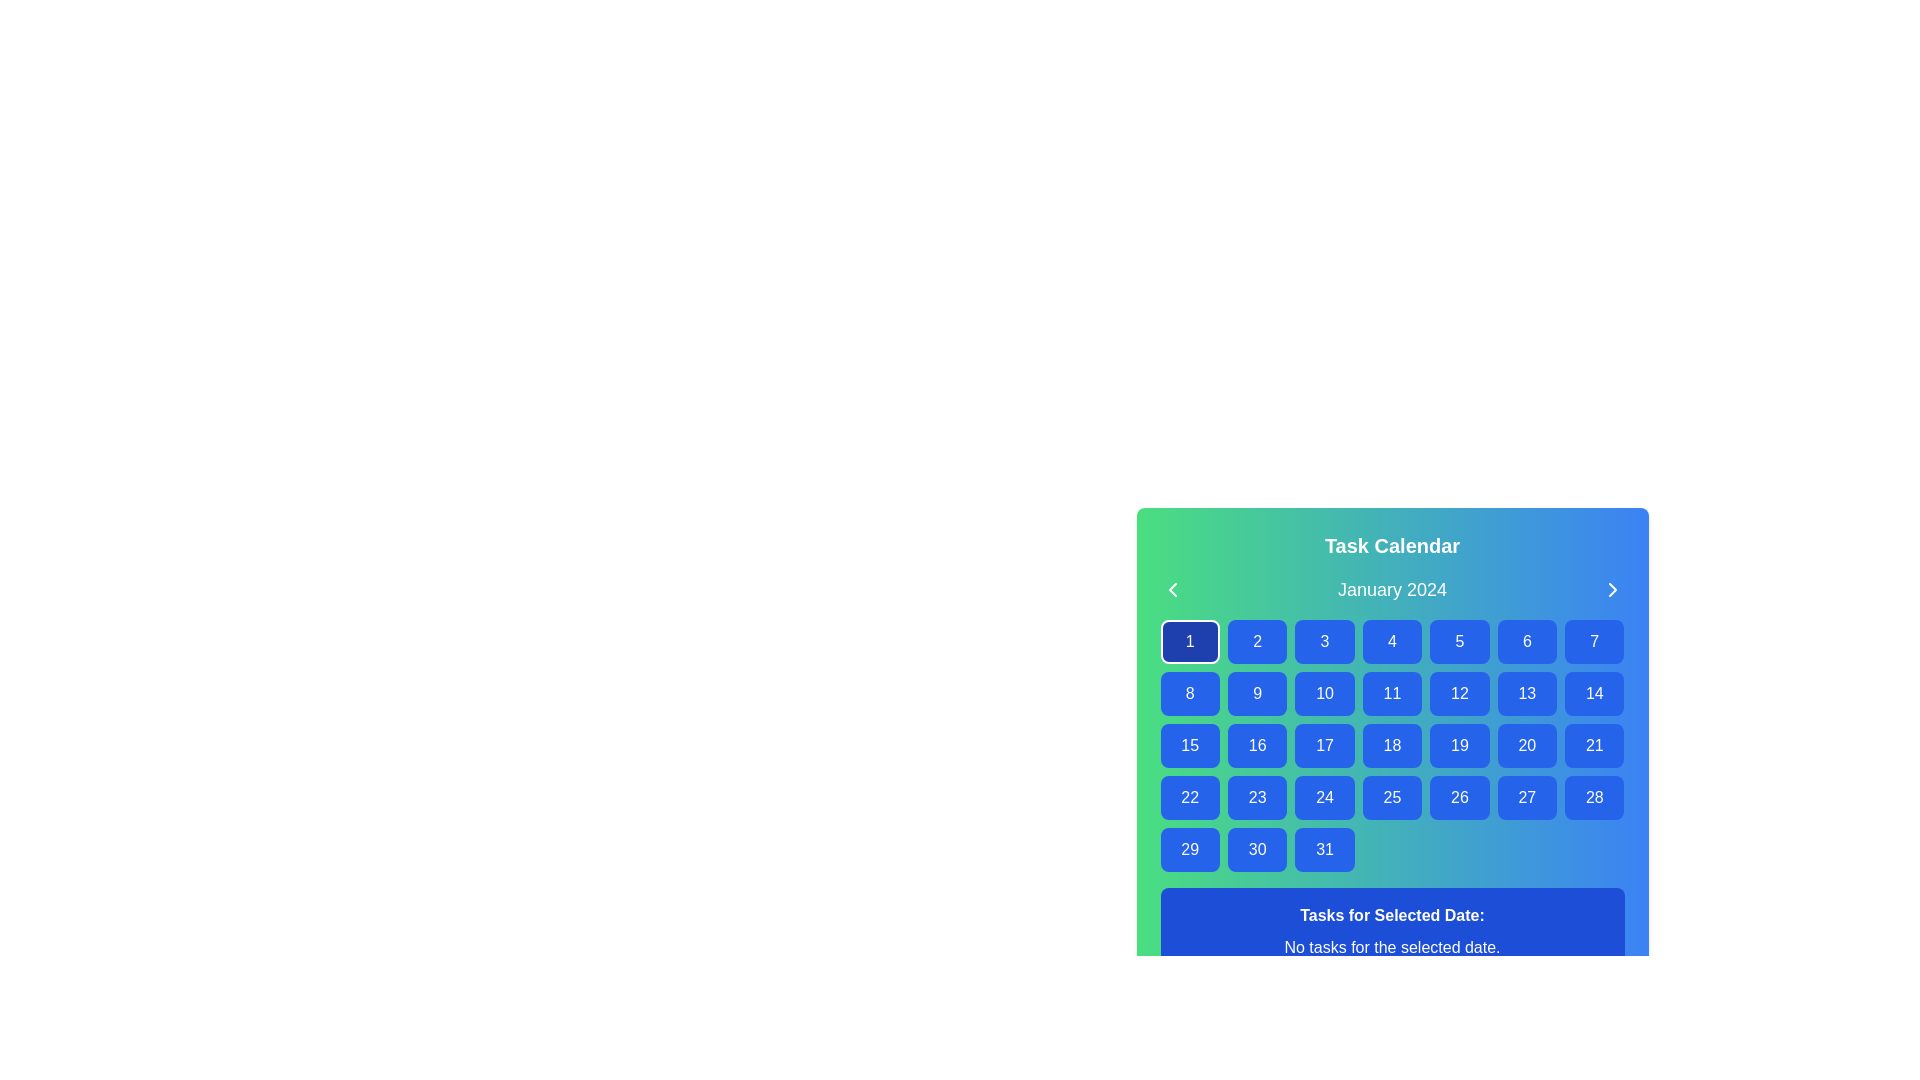 This screenshot has height=1080, width=1920. I want to click on the clickable date button for '20' in the calendar, so click(1526, 745).